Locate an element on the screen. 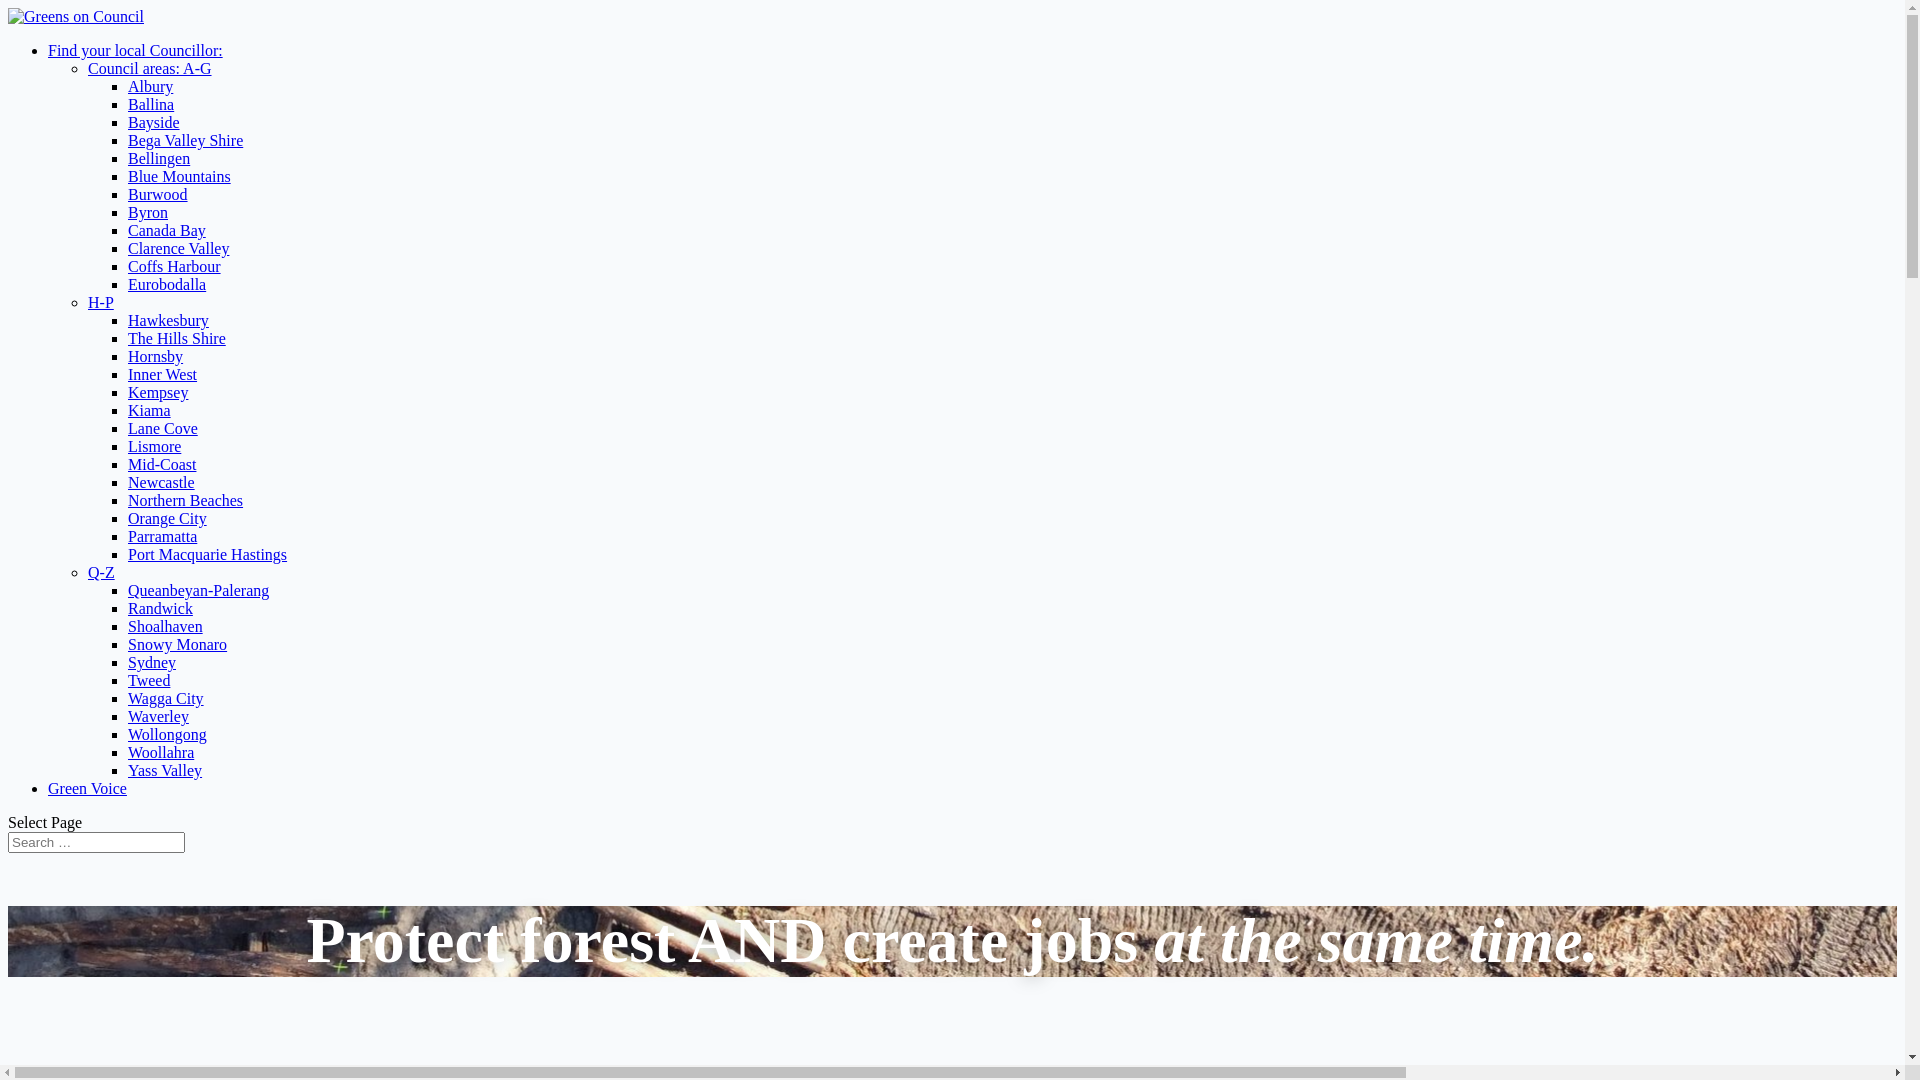 The width and height of the screenshot is (1920, 1080). 'The Hills Shire' is located at coordinates (177, 337).